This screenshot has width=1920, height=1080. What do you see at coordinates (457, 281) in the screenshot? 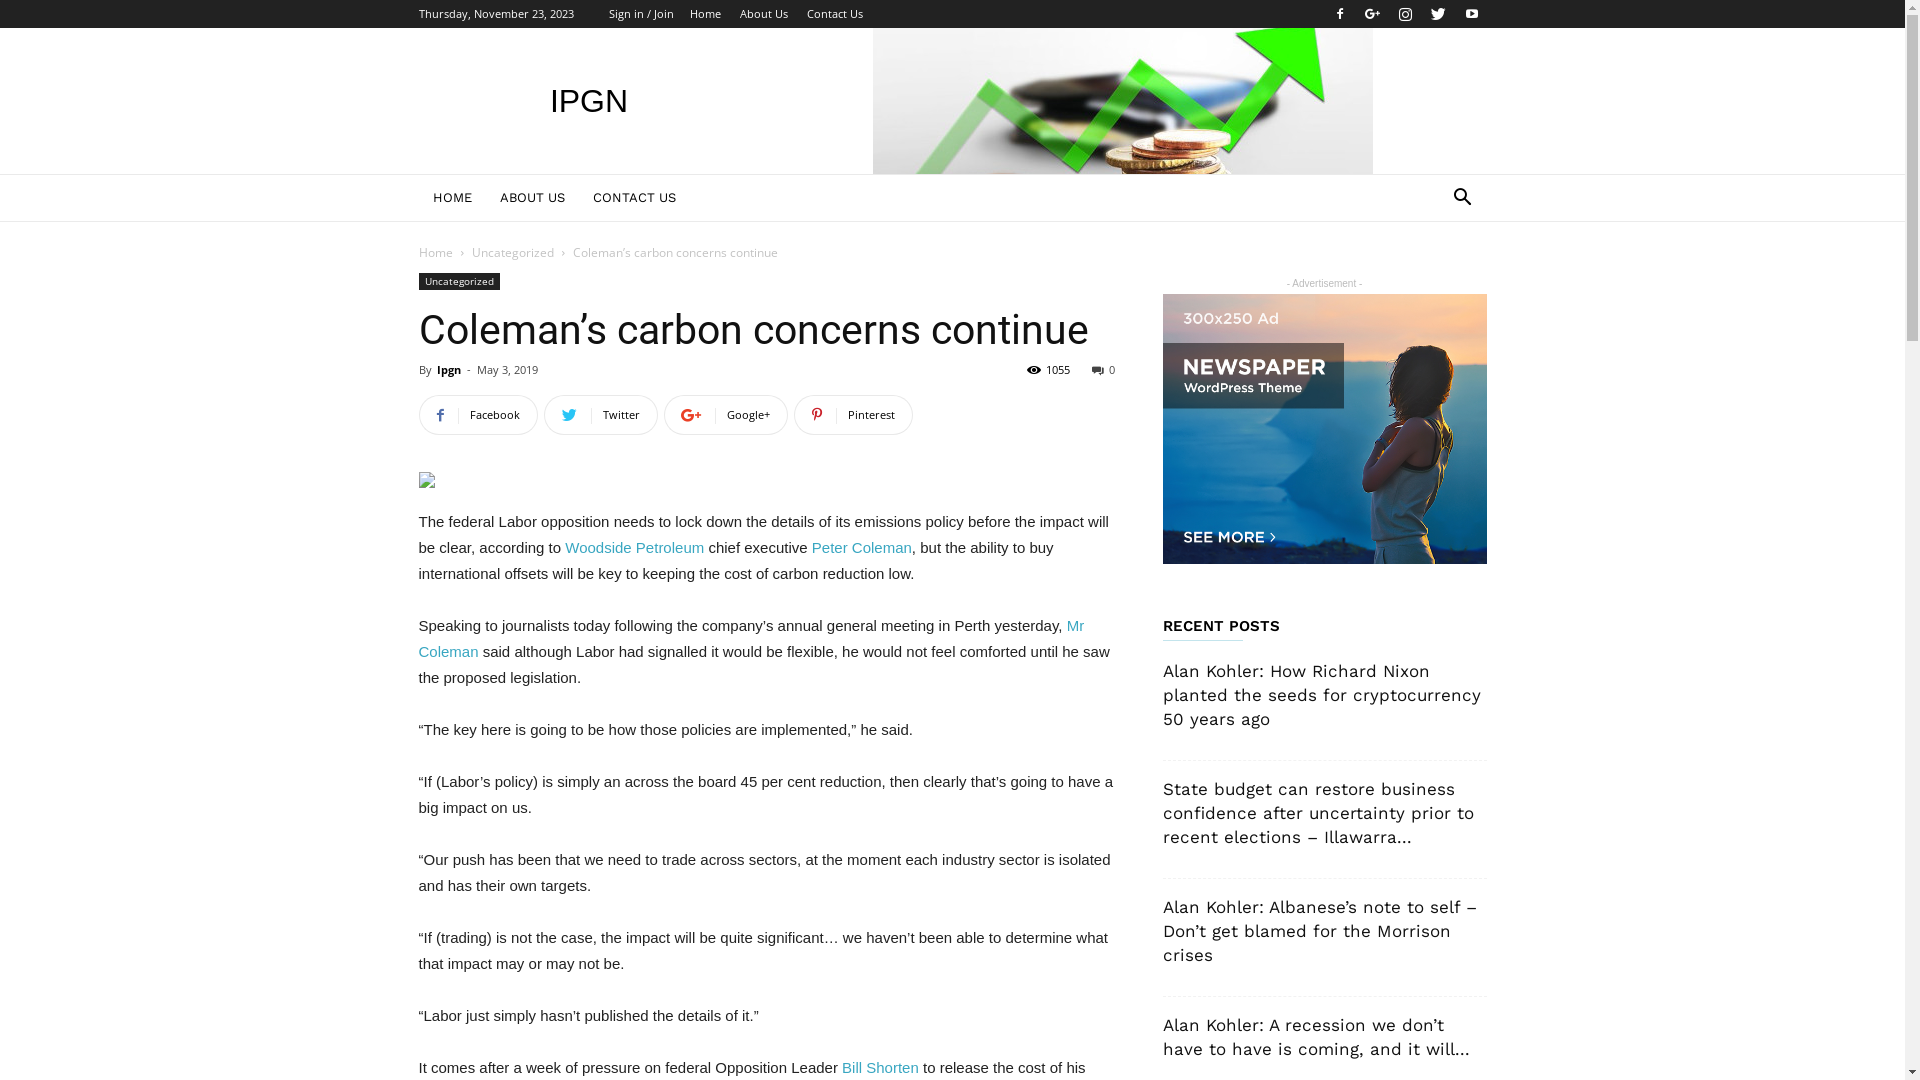
I see `'Uncategorized'` at bounding box center [457, 281].